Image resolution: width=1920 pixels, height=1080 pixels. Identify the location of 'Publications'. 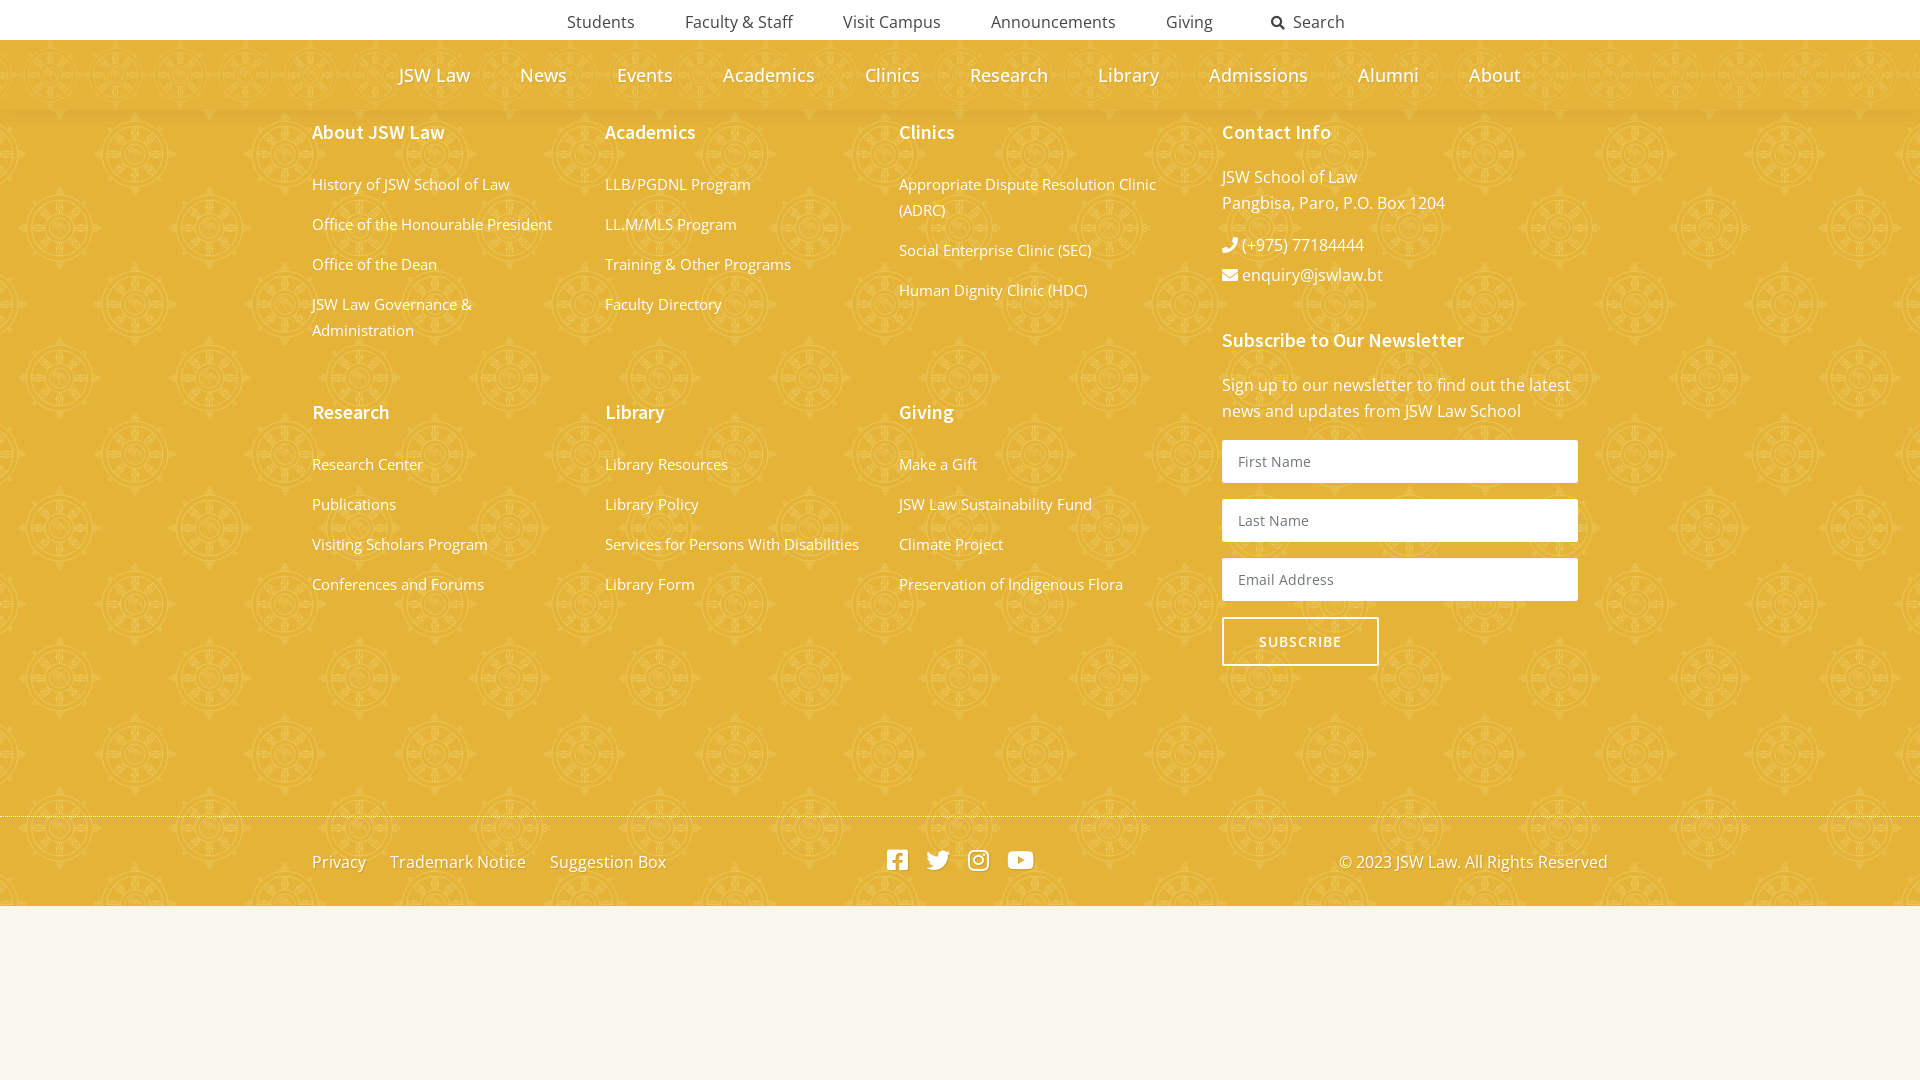
(311, 503).